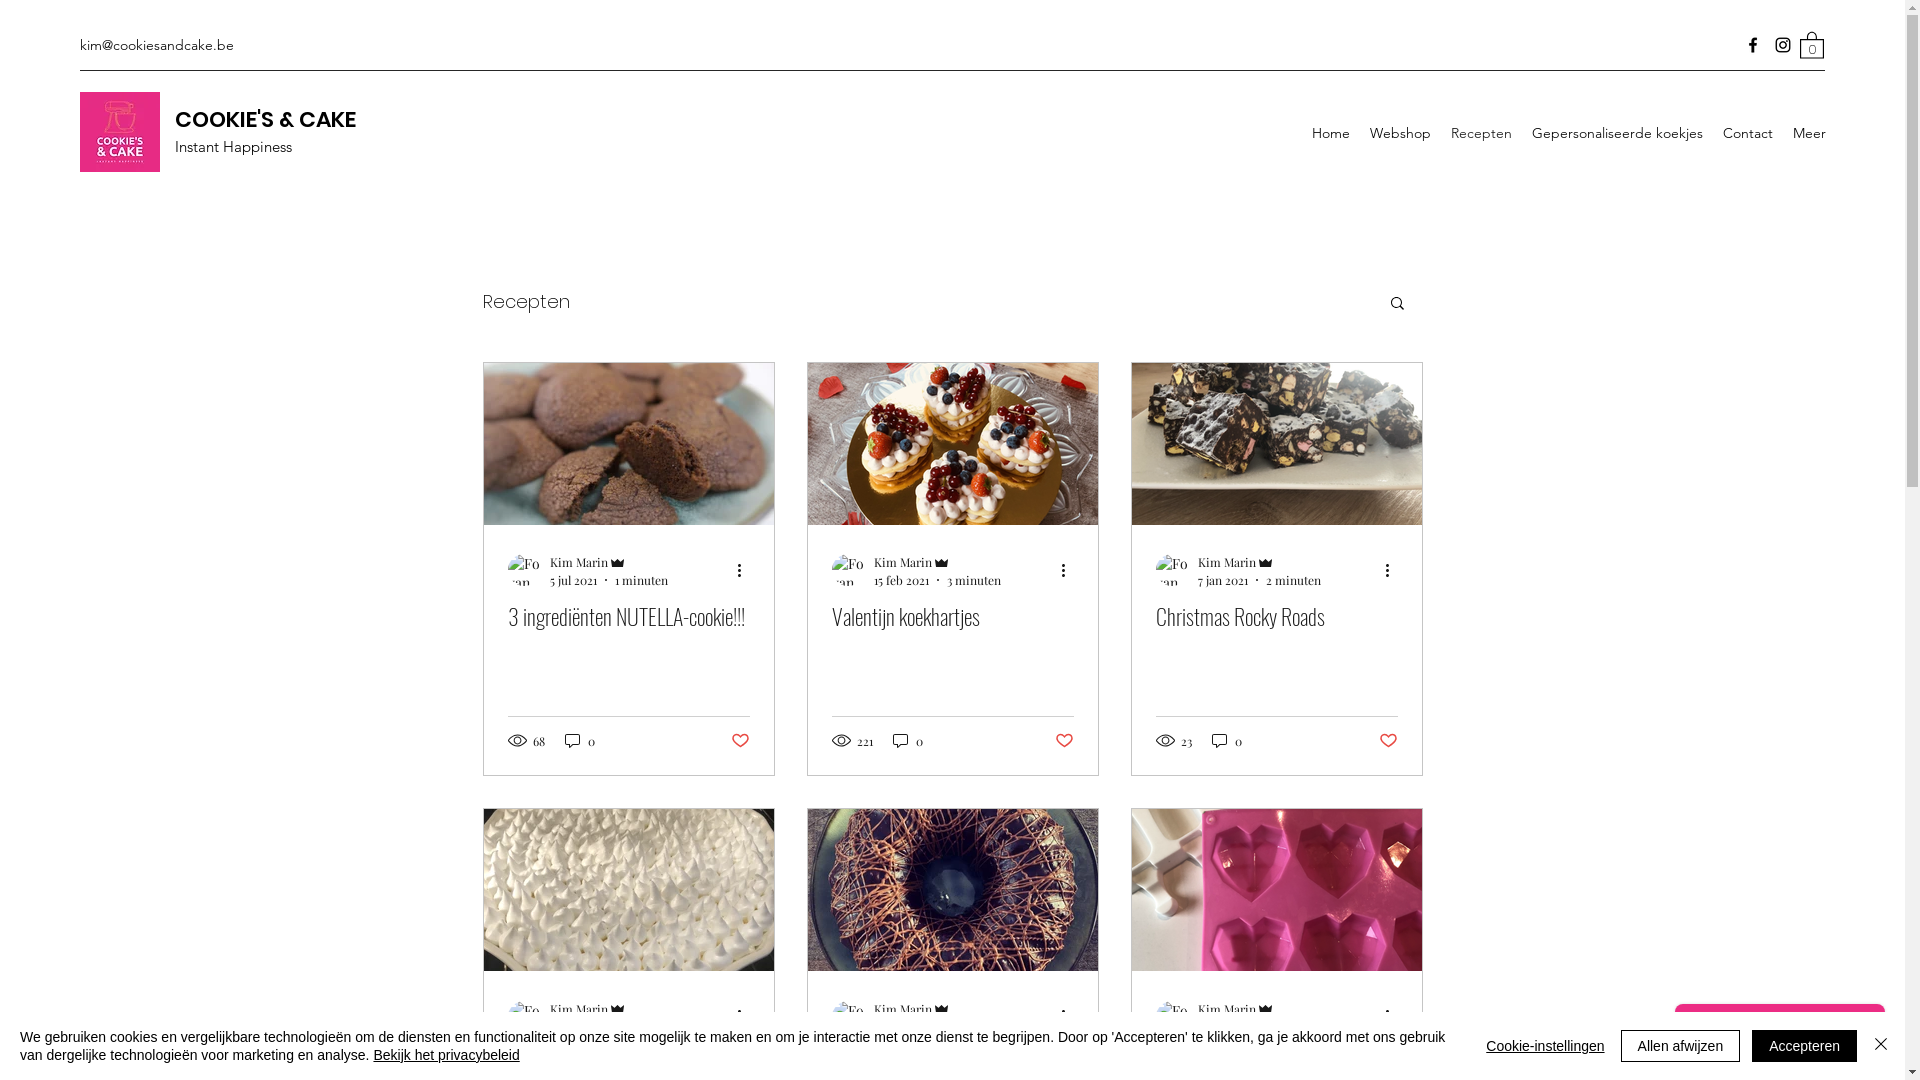  I want to click on 'Recepten', so click(1481, 132).